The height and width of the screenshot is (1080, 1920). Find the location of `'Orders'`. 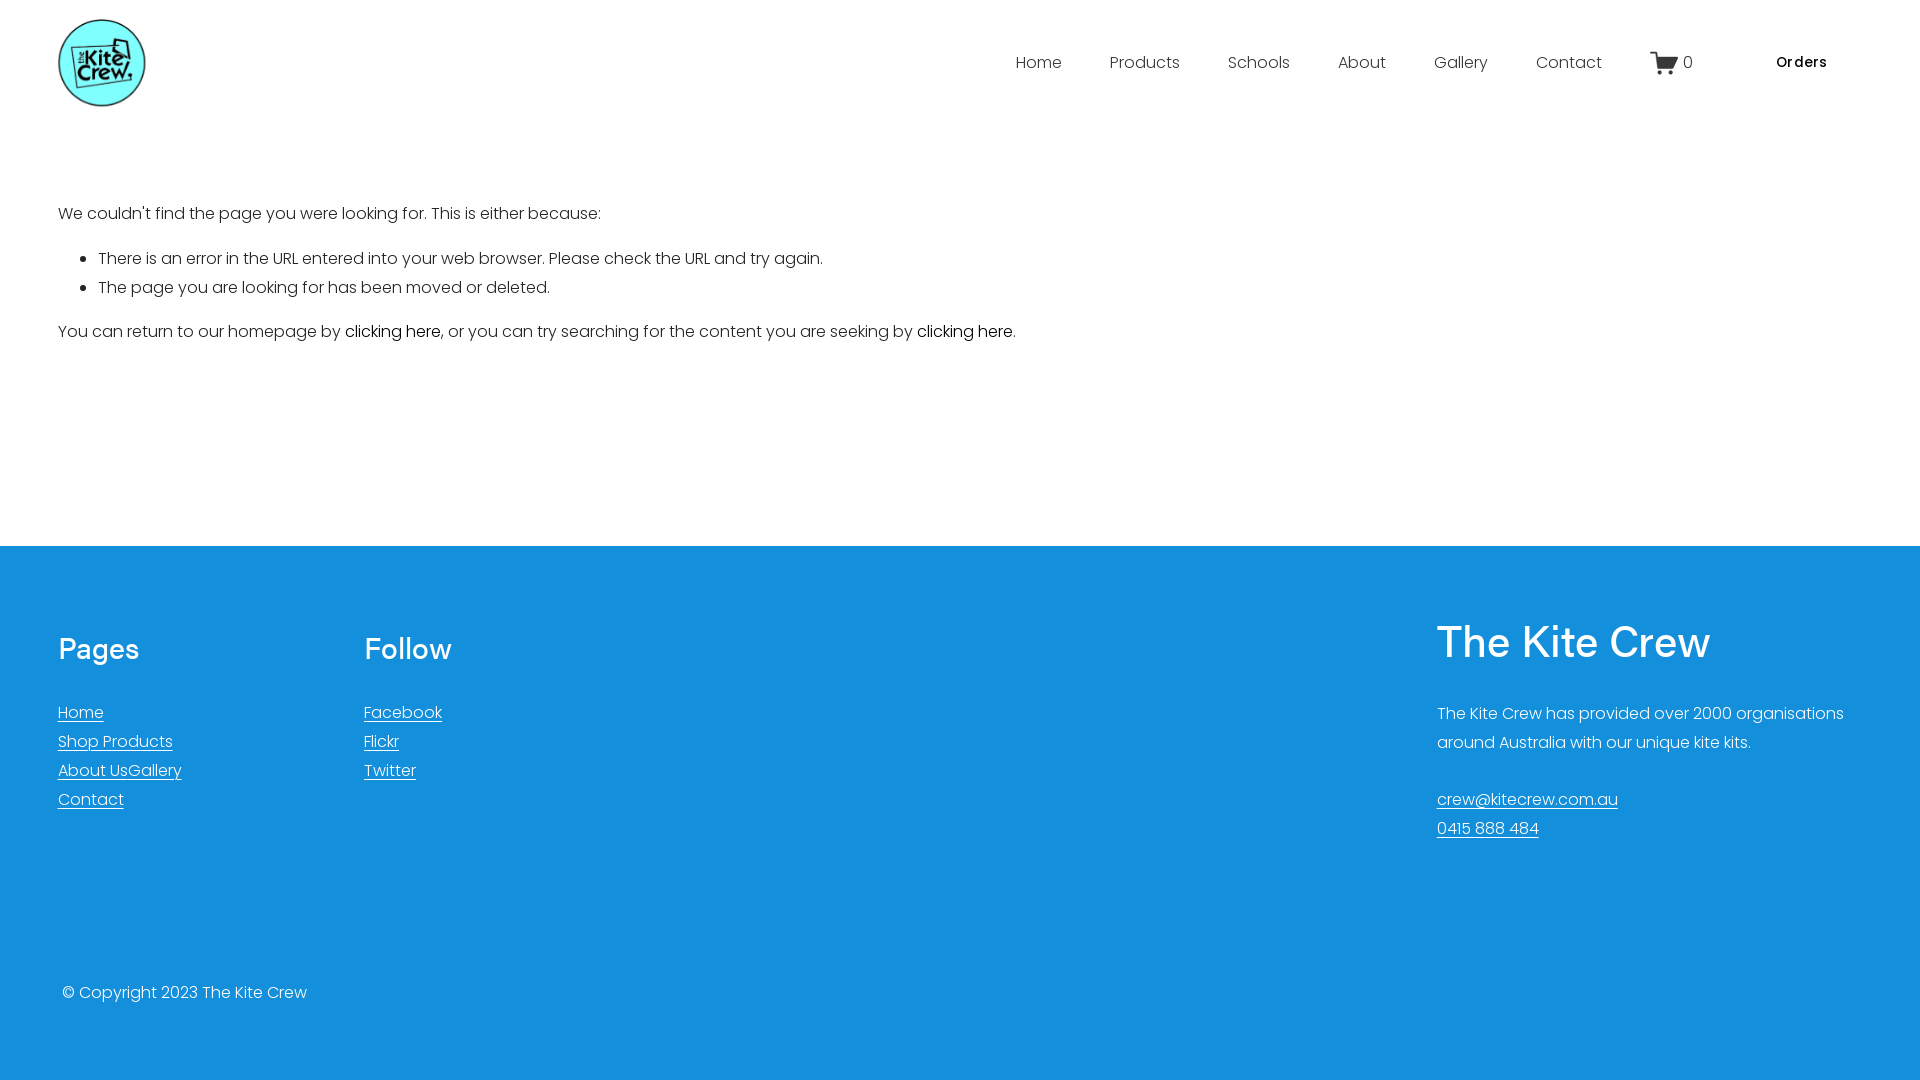

'Orders' is located at coordinates (1740, 61).